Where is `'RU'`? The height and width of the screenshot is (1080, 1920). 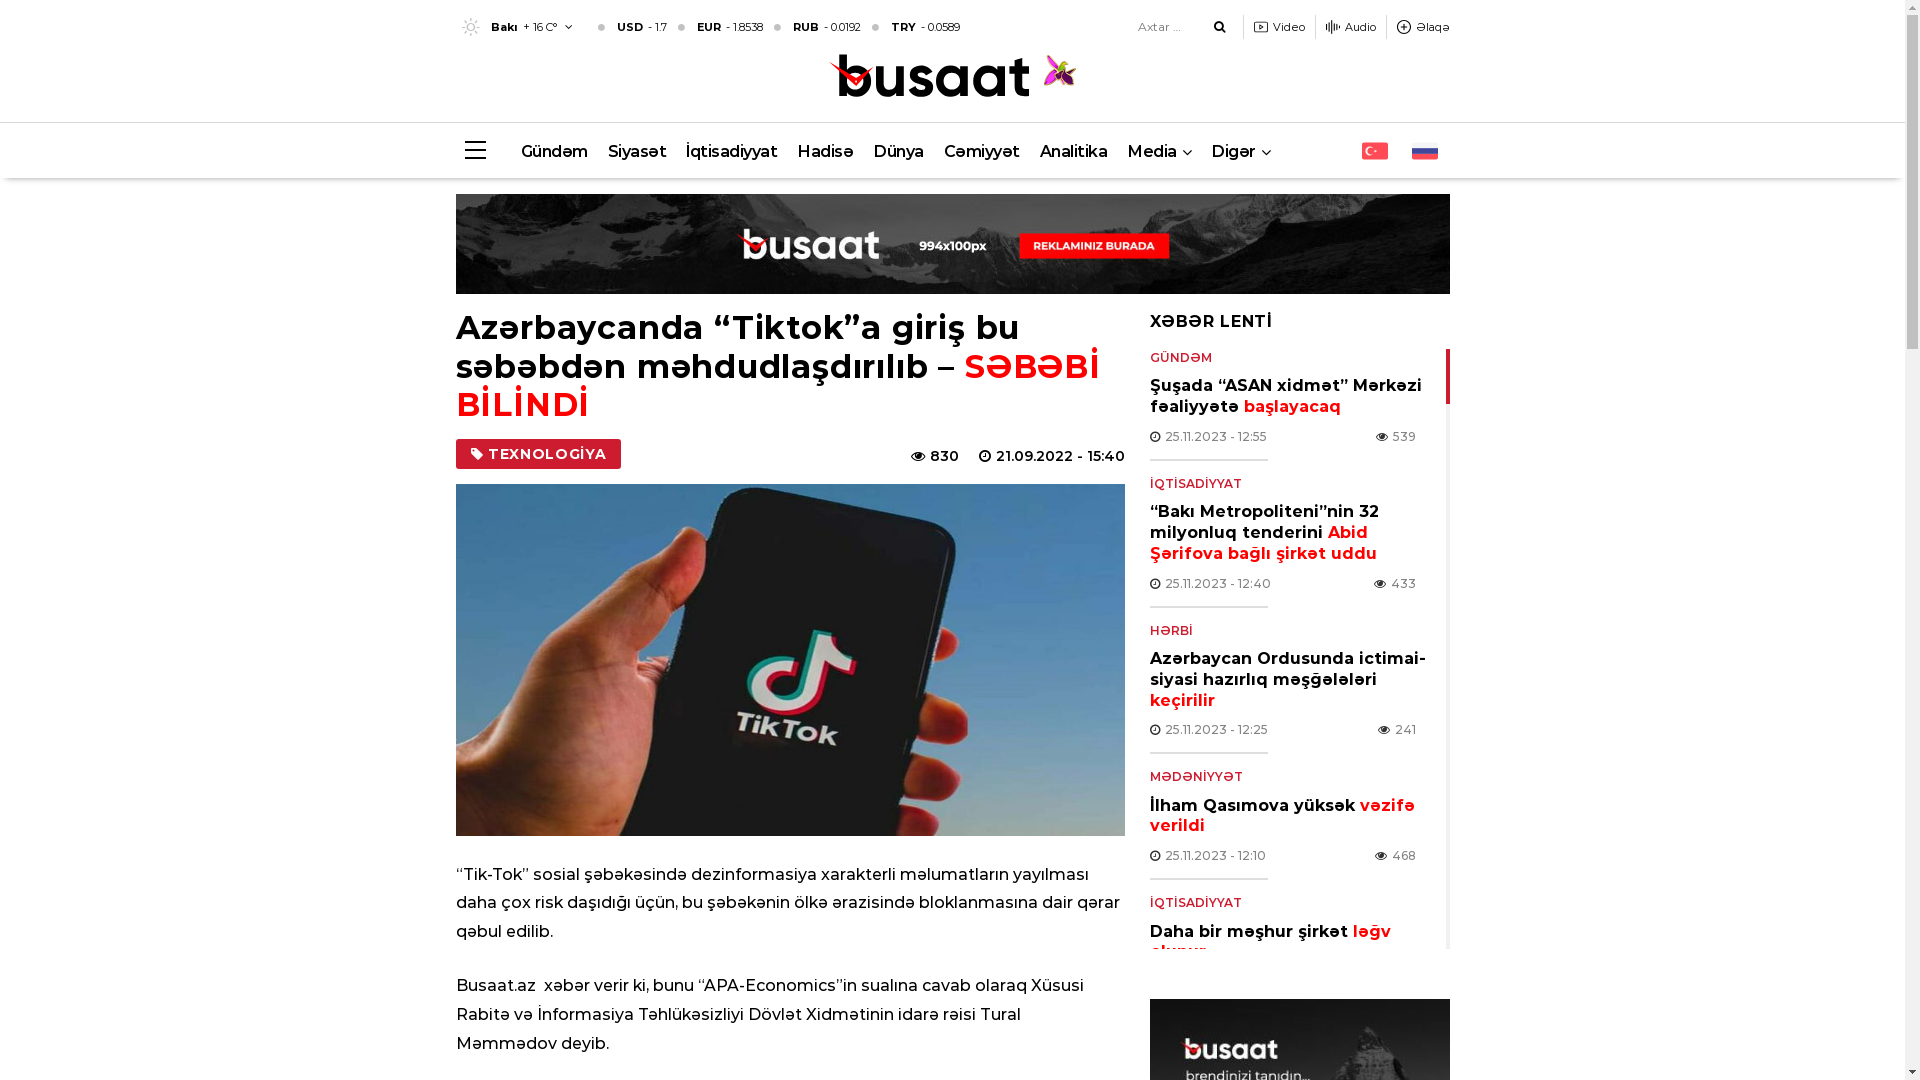
'RU' is located at coordinates (1424, 149).